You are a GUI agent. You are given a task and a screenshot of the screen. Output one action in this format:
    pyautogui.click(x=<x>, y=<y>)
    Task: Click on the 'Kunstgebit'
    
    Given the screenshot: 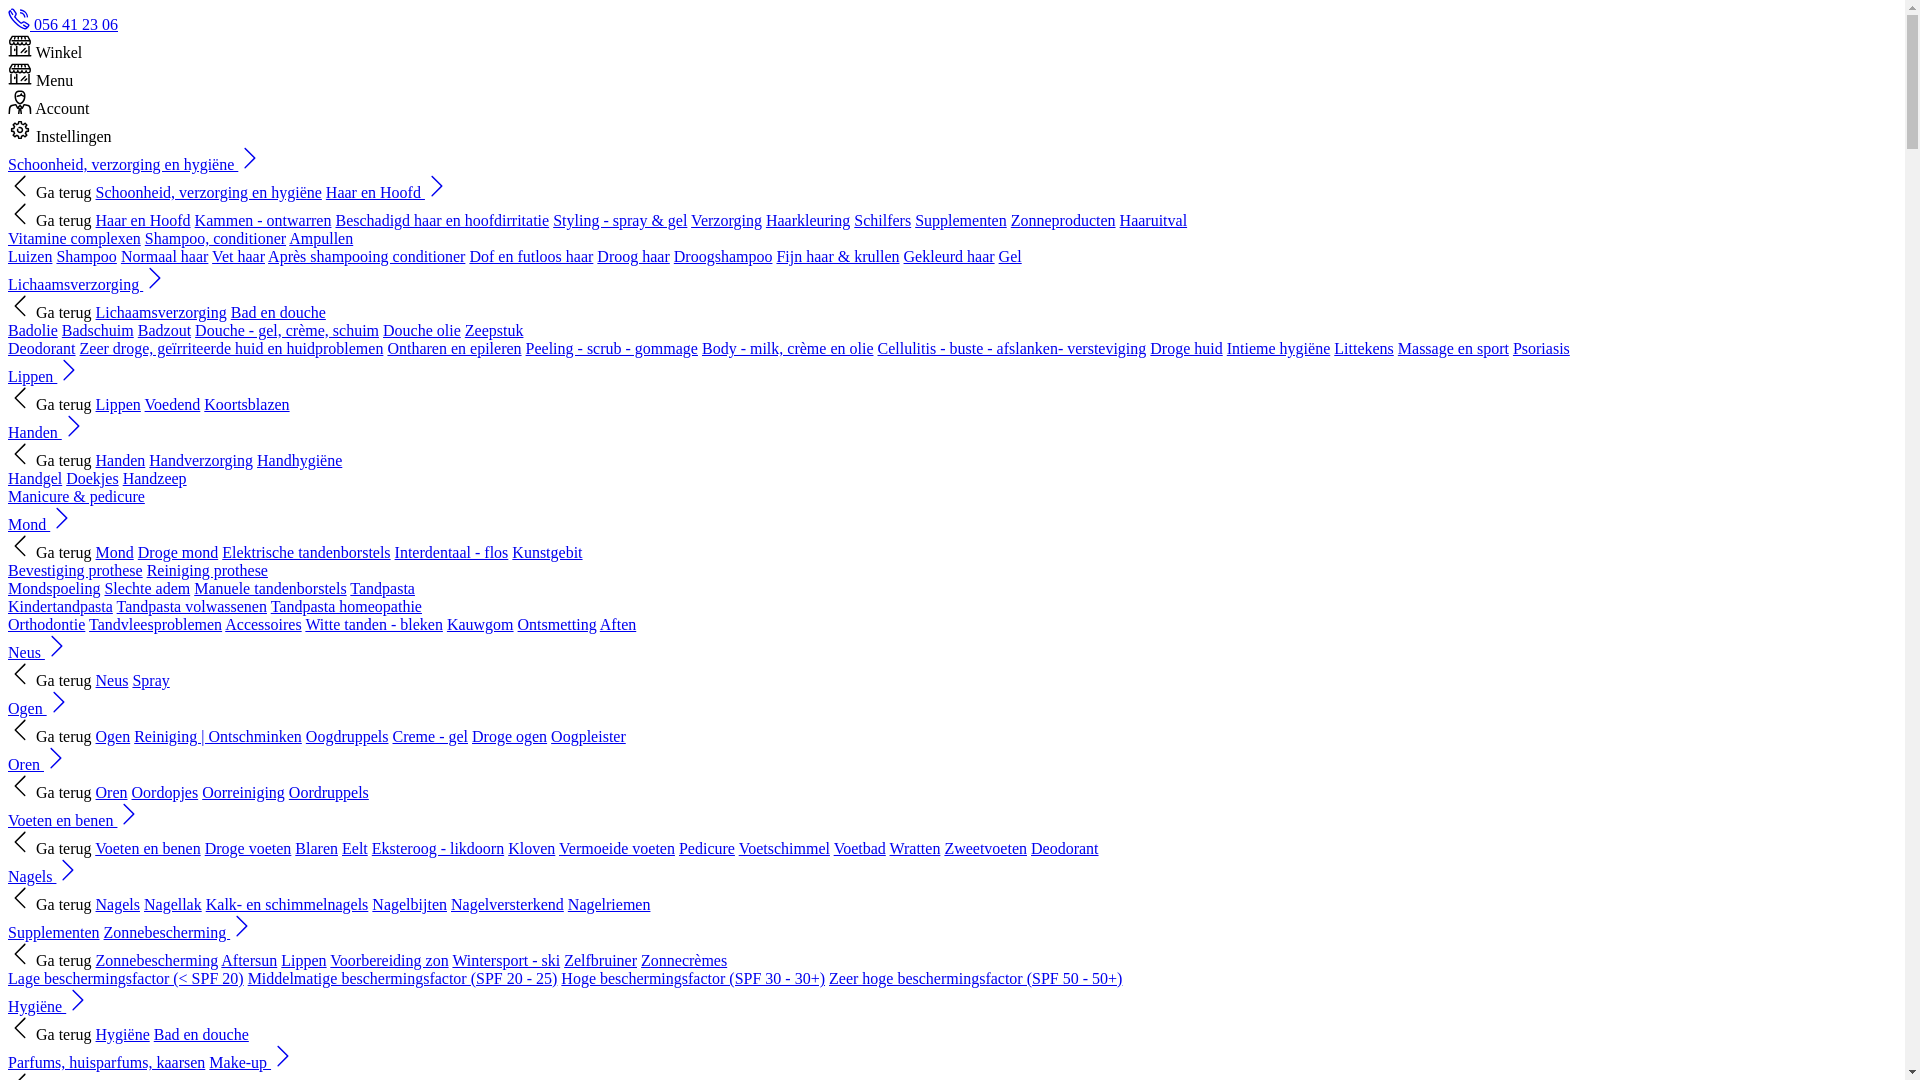 What is the action you would take?
    pyautogui.click(x=547, y=552)
    